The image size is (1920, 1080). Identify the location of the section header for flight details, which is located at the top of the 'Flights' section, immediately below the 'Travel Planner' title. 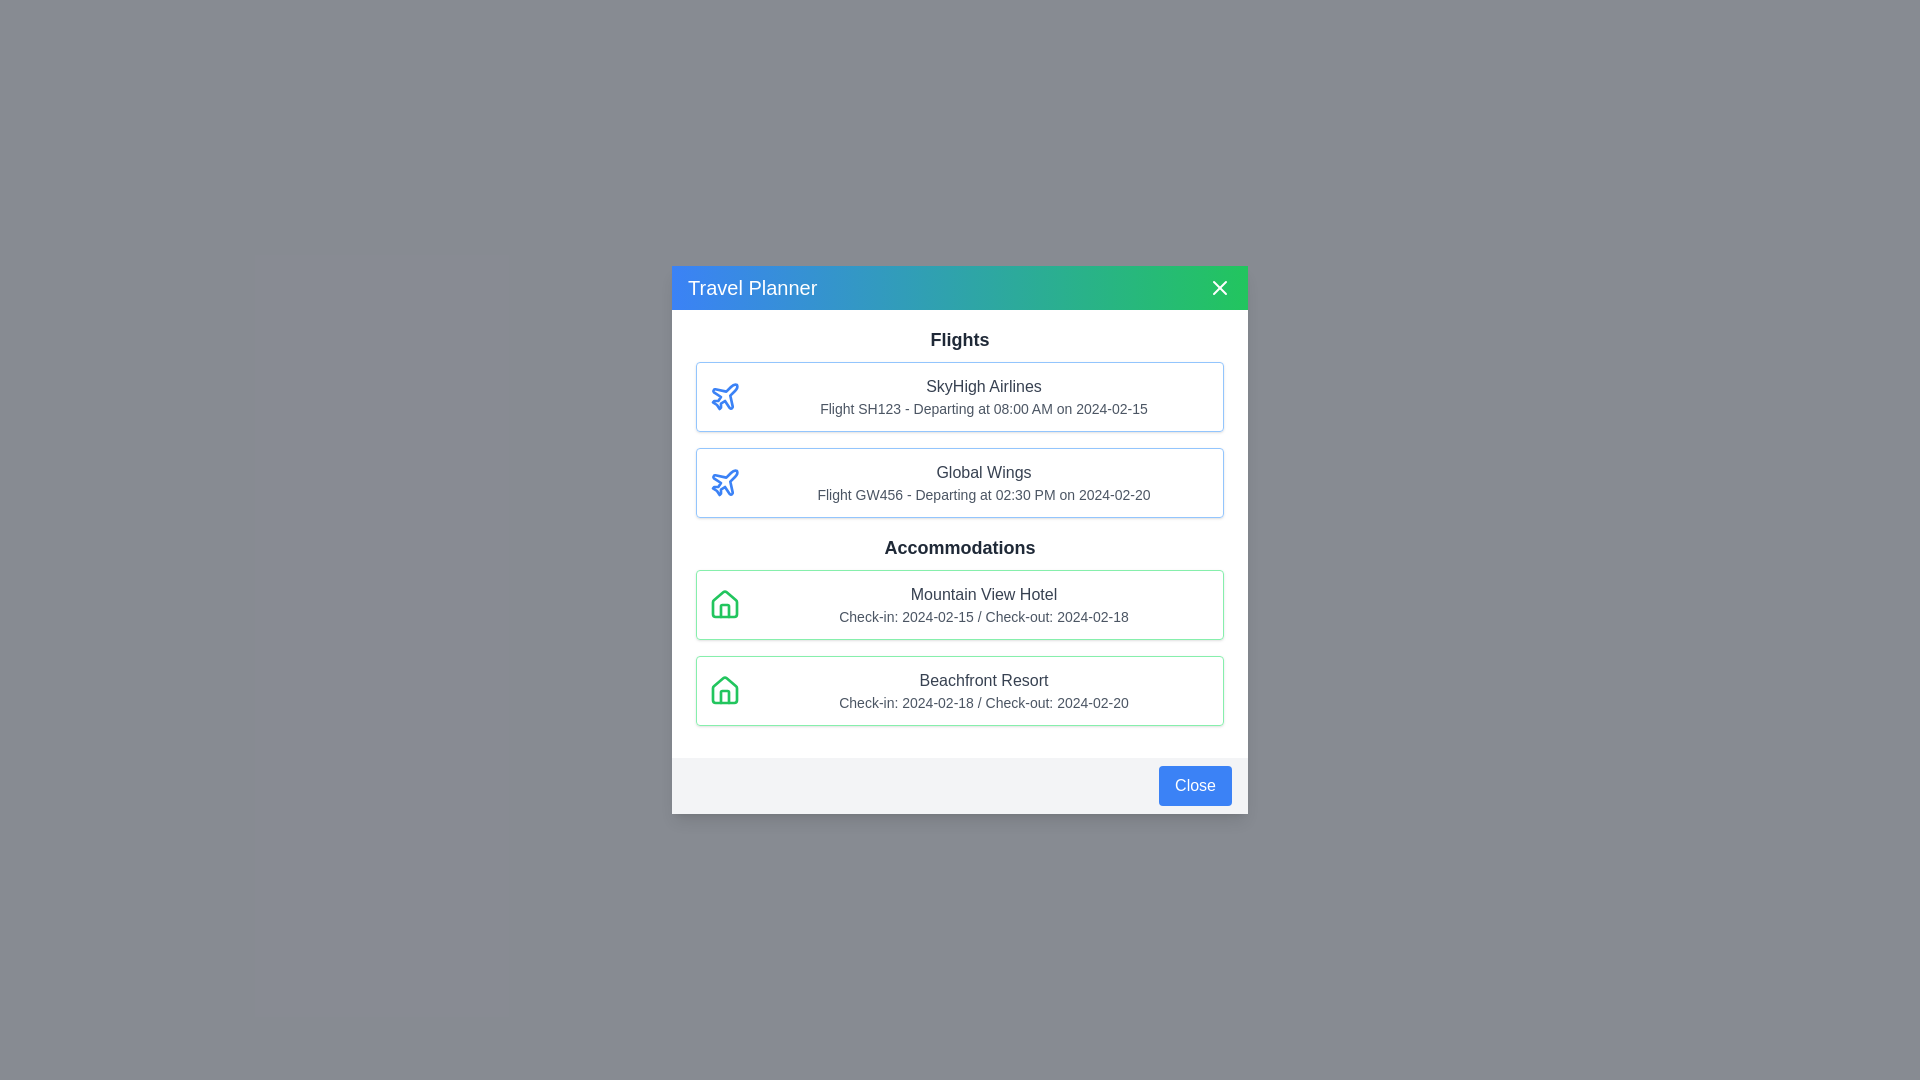
(960, 338).